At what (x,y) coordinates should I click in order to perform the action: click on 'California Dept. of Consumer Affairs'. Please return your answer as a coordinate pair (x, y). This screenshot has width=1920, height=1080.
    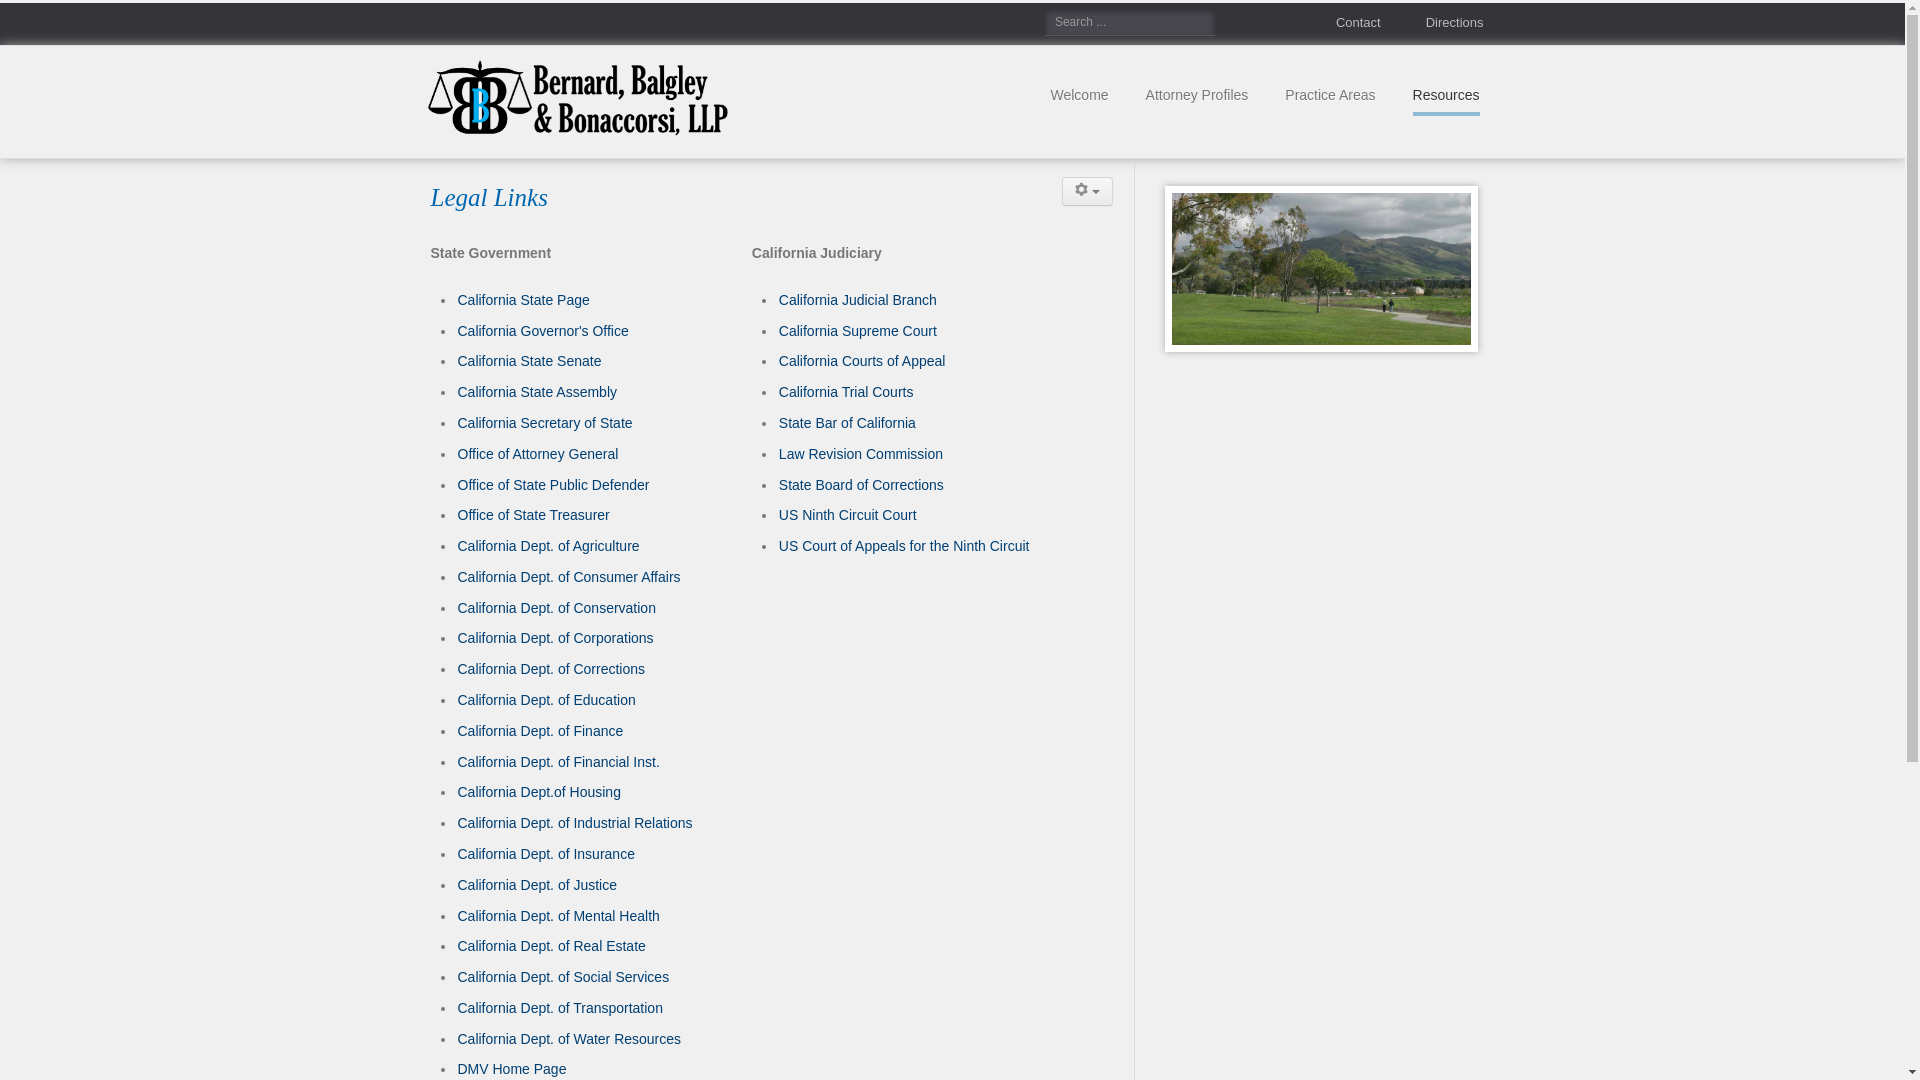
    Looking at the image, I should click on (568, 577).